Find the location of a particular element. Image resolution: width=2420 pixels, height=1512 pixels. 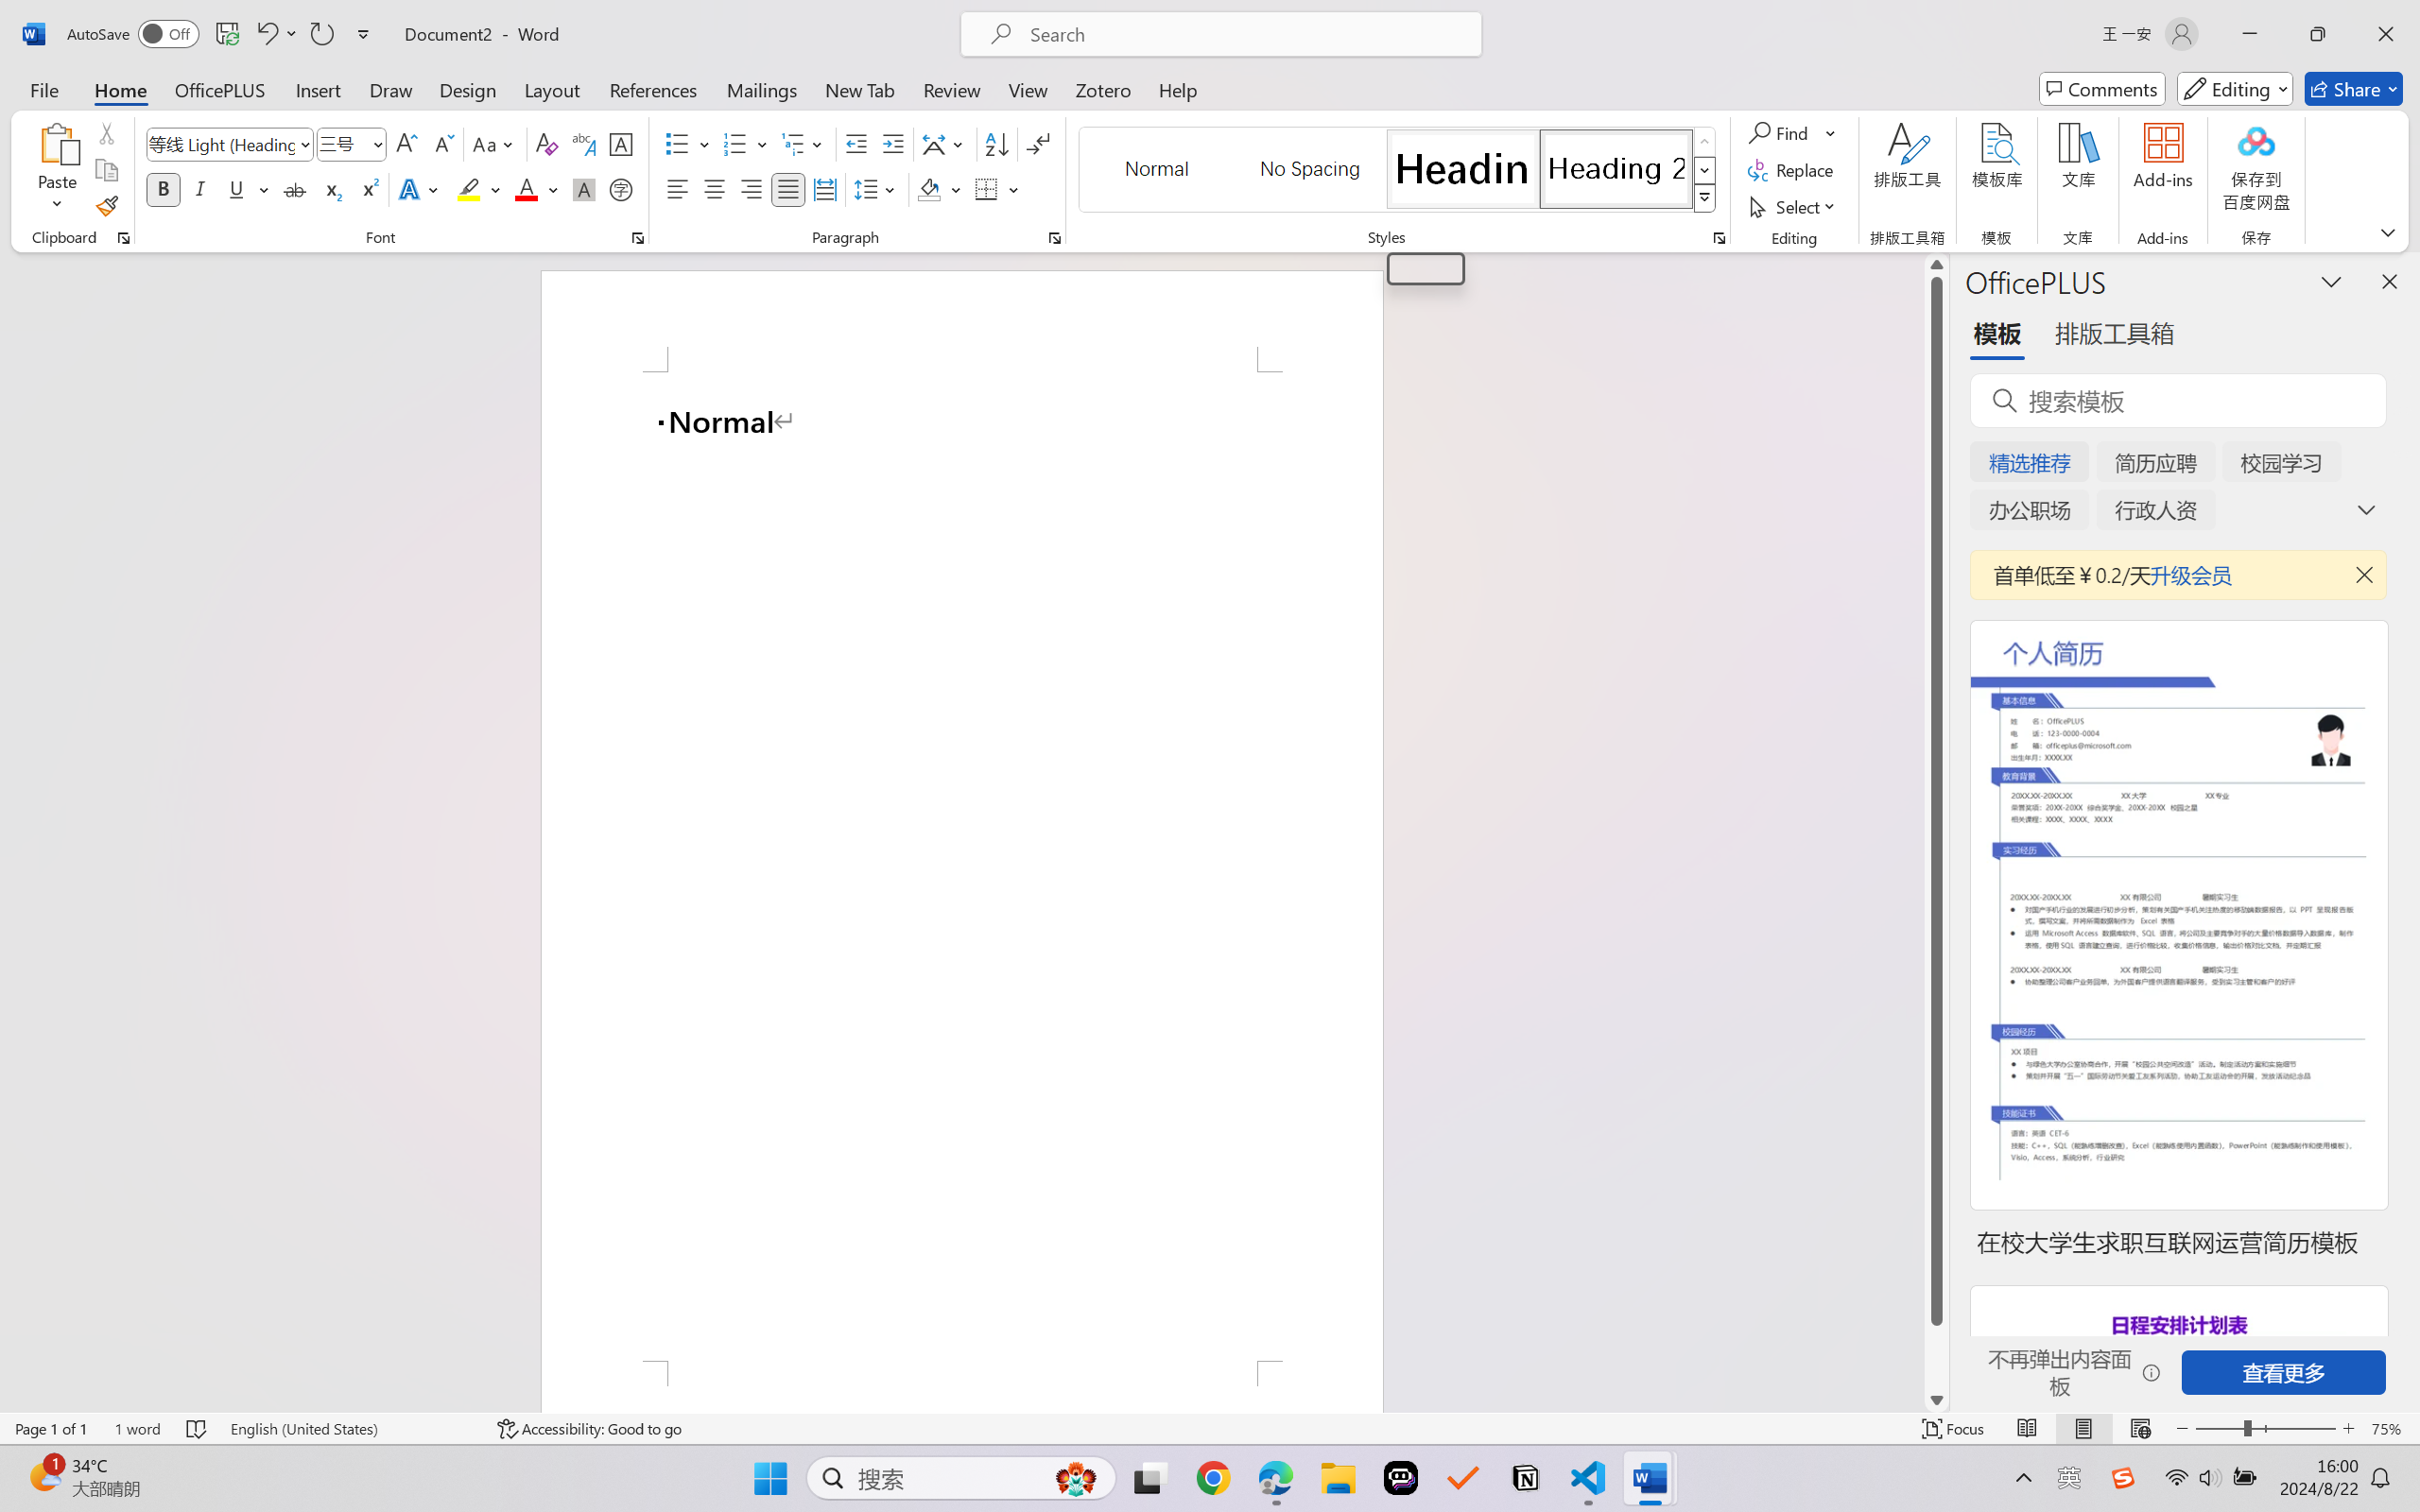

'Customize Quick Access Toolbar' is located at coordinates (363, 33).